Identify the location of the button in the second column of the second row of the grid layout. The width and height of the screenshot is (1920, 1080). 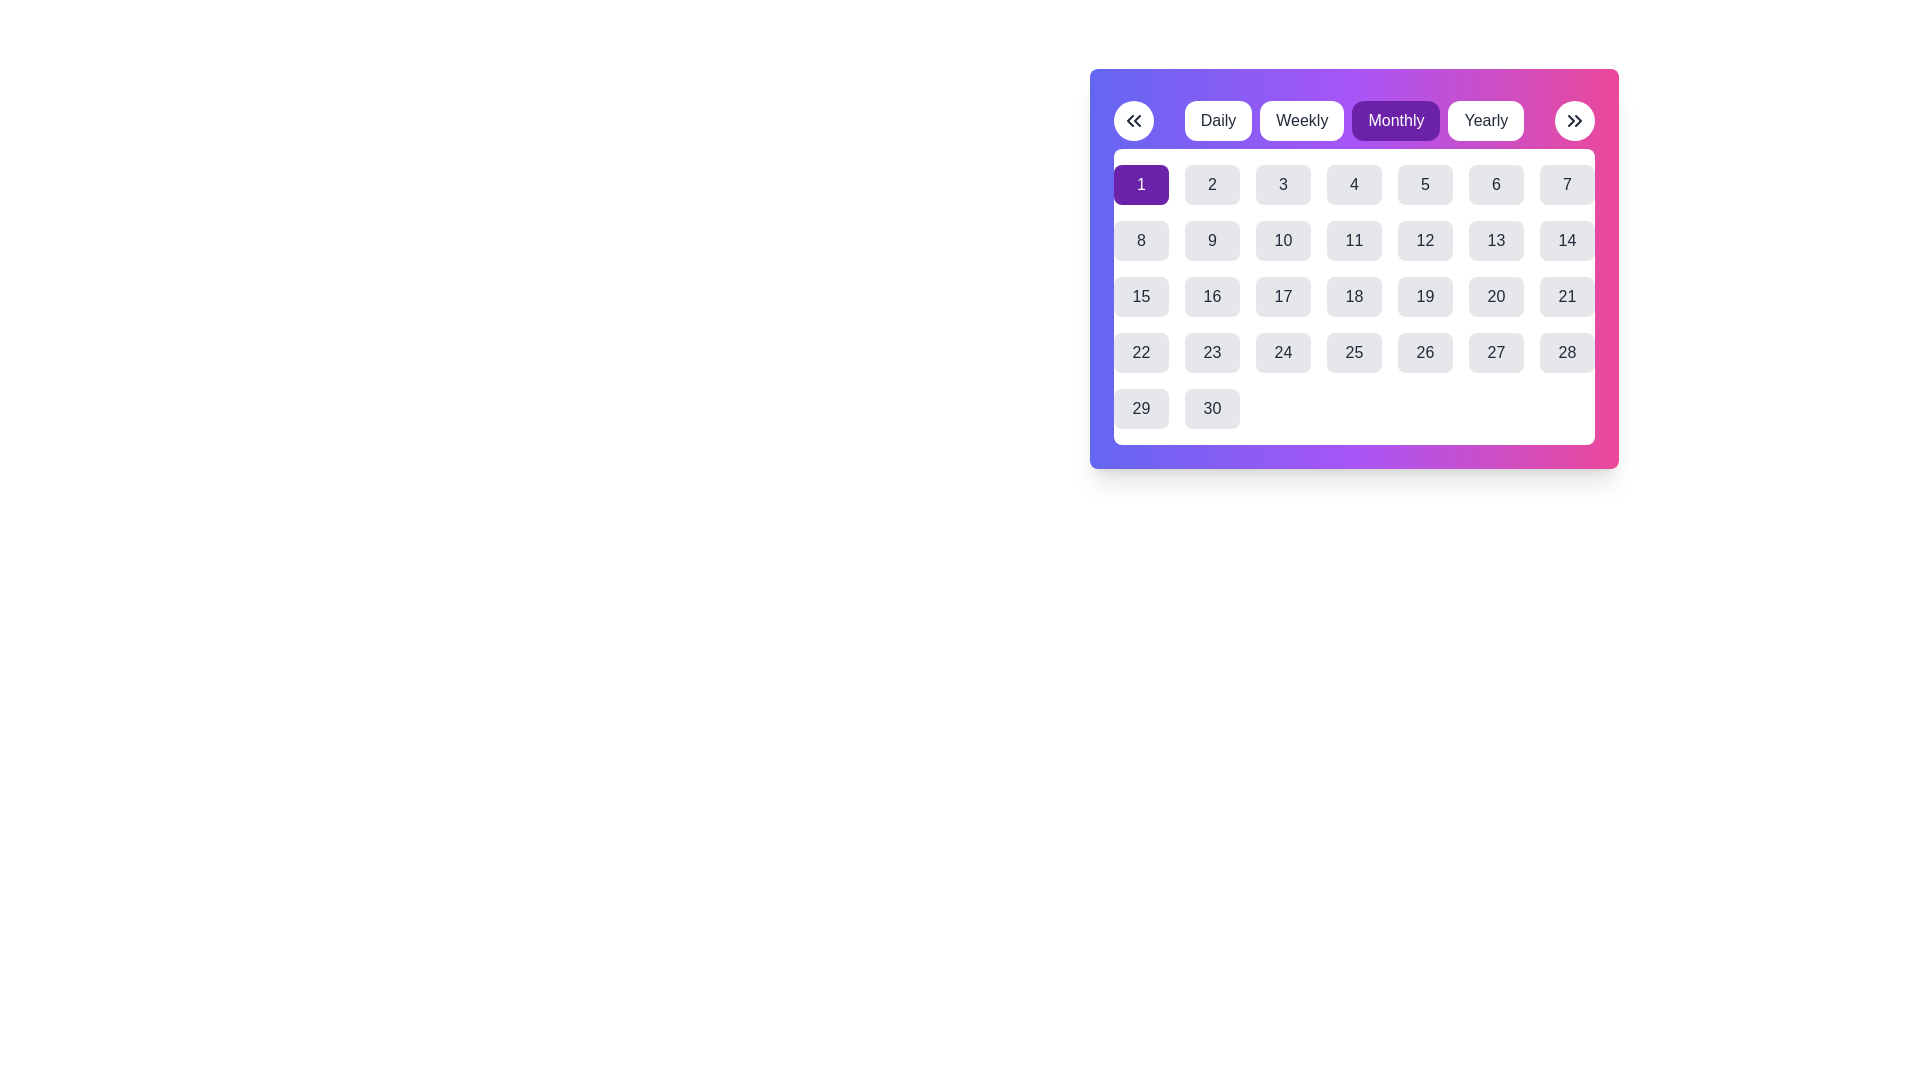
(1141, 239).